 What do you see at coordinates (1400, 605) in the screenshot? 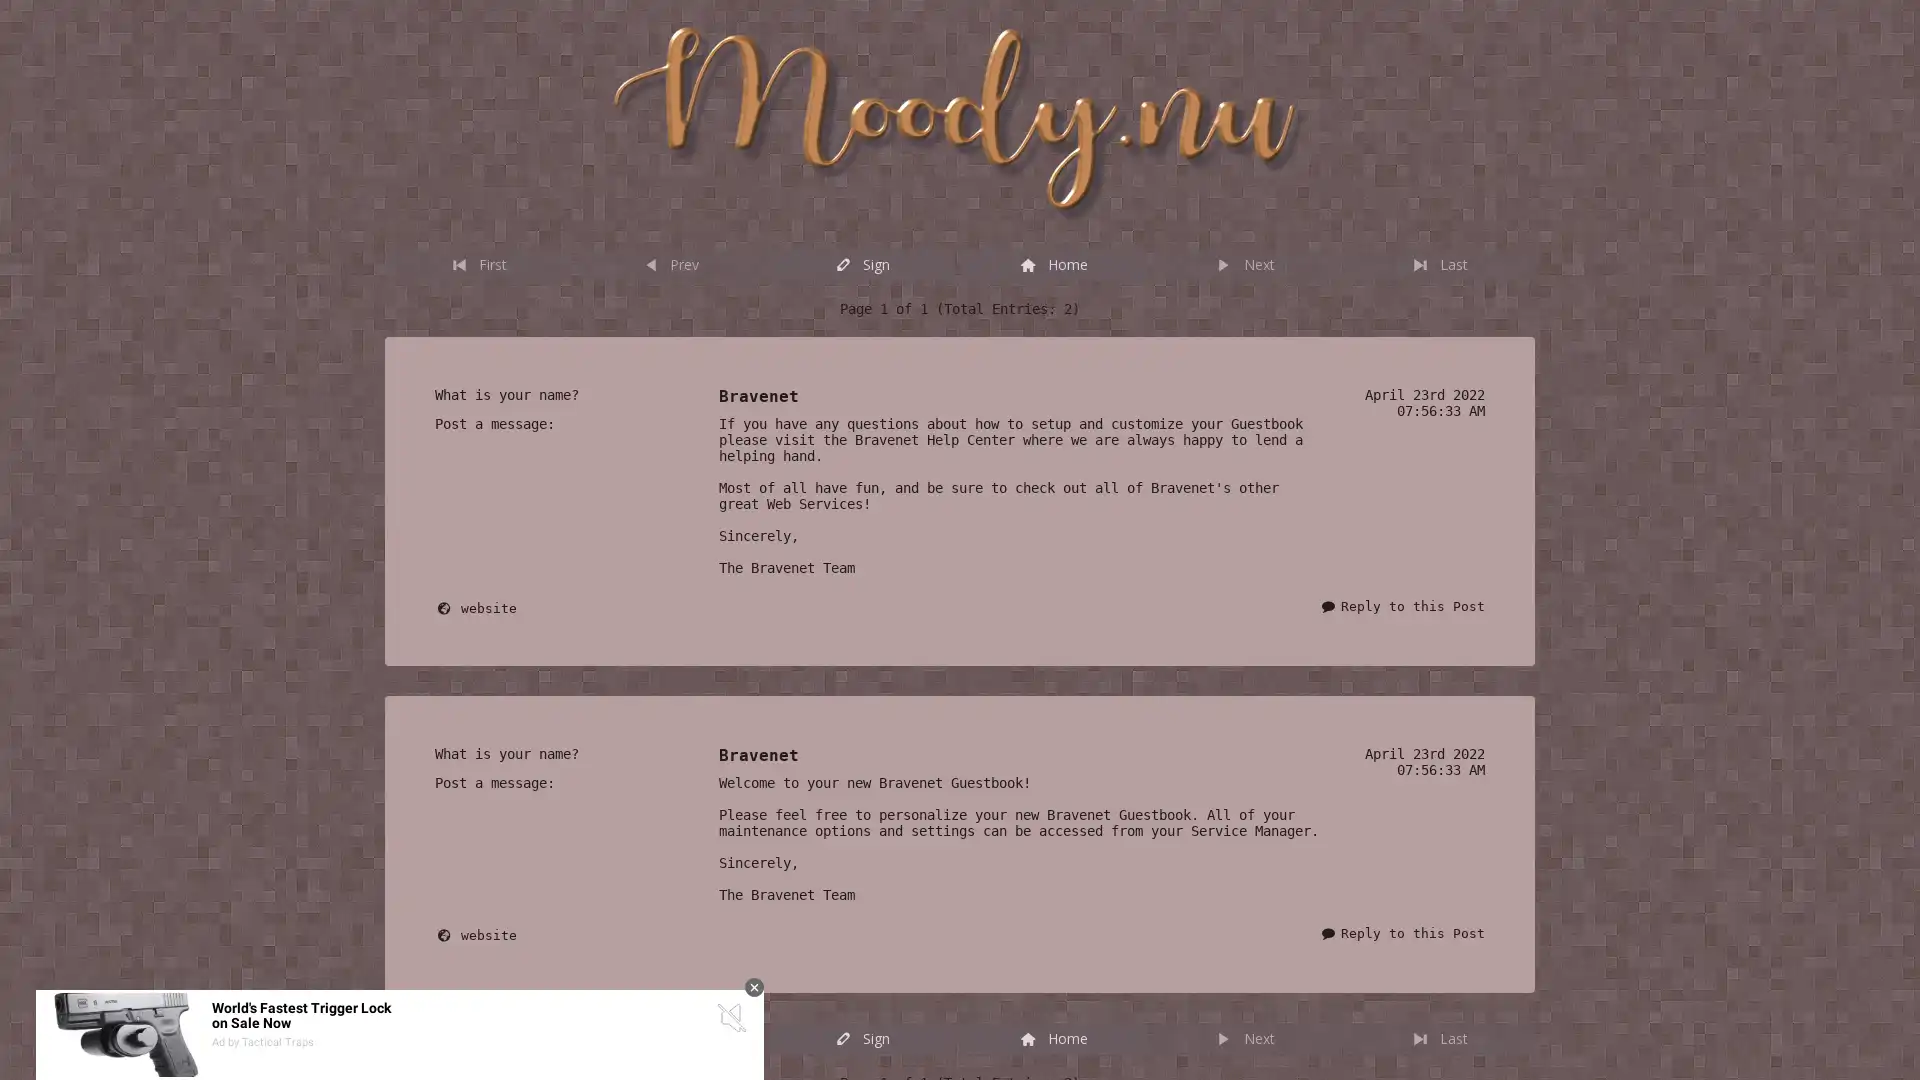
I see `Reply to this Post` at bounding box center [1400, 605].